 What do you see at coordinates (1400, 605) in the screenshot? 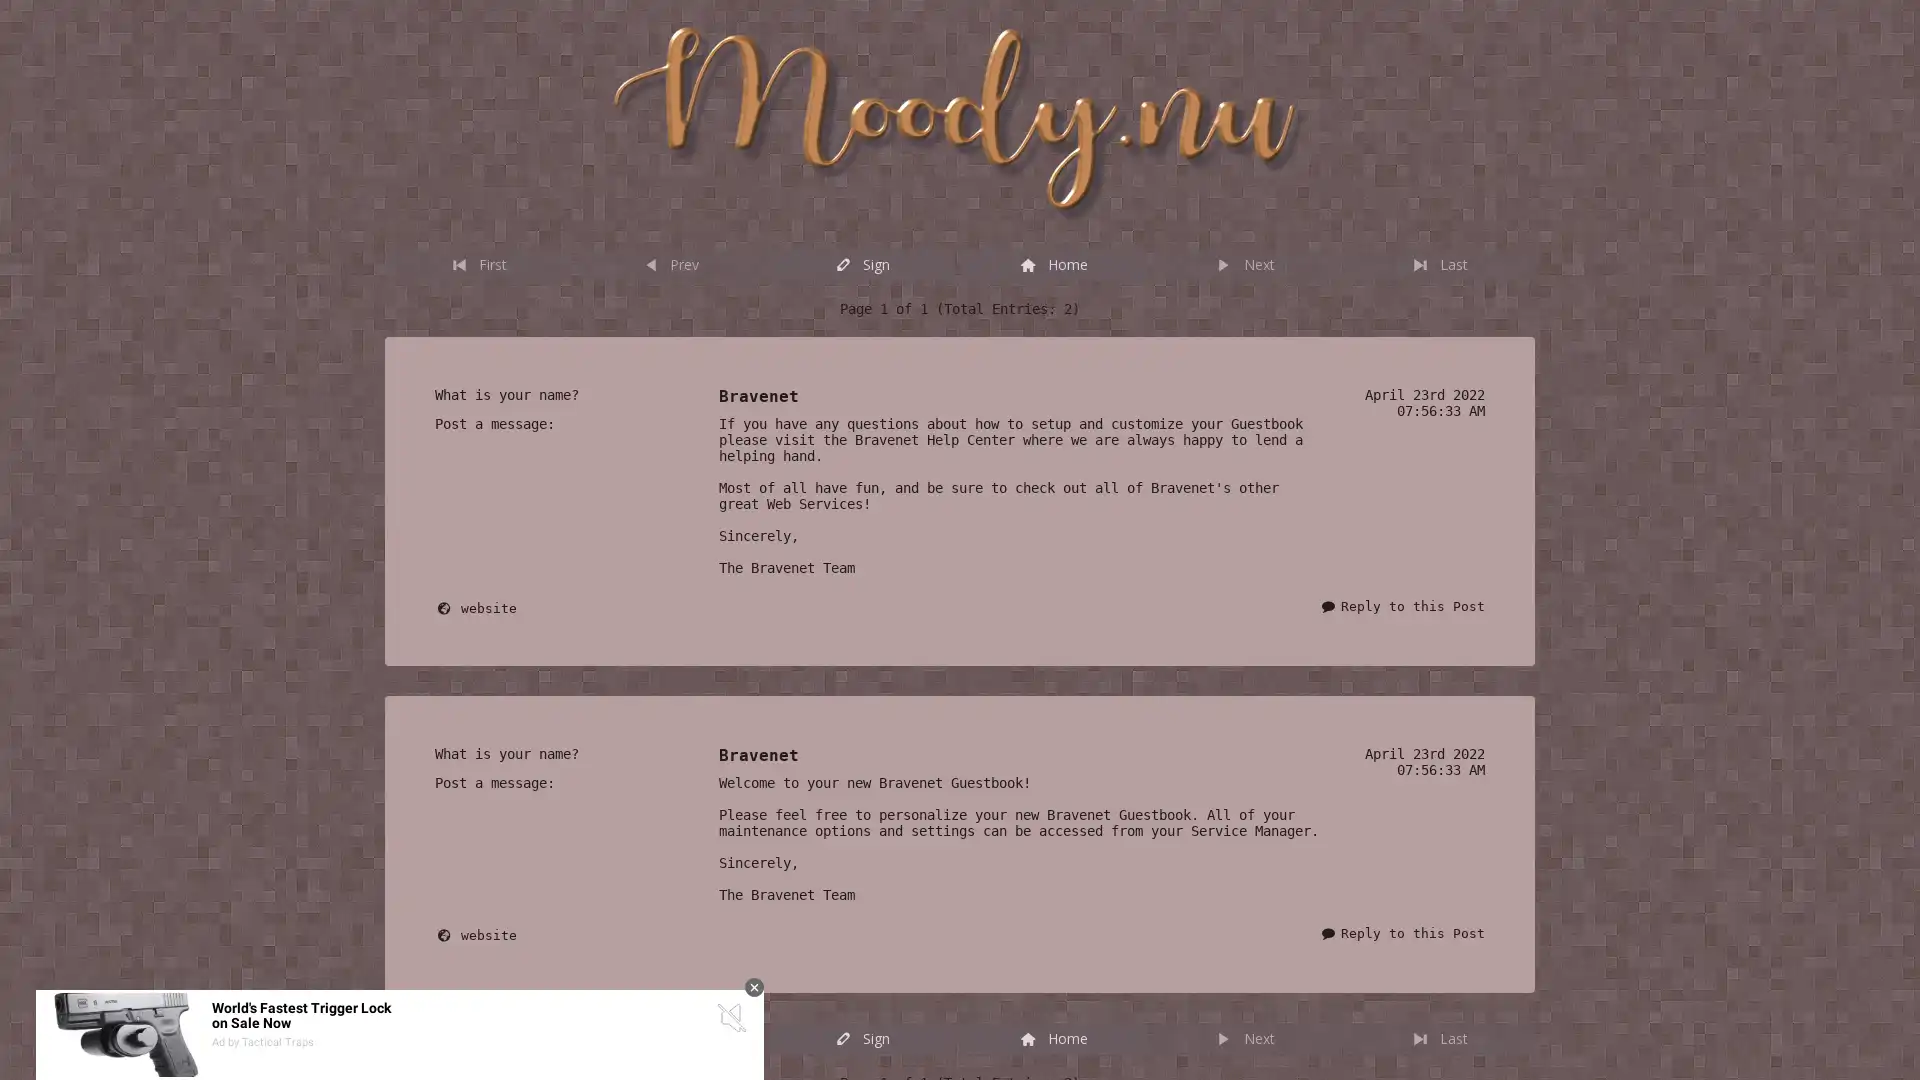
I see `Reply to this Post` at bounding box center [1400, 605].